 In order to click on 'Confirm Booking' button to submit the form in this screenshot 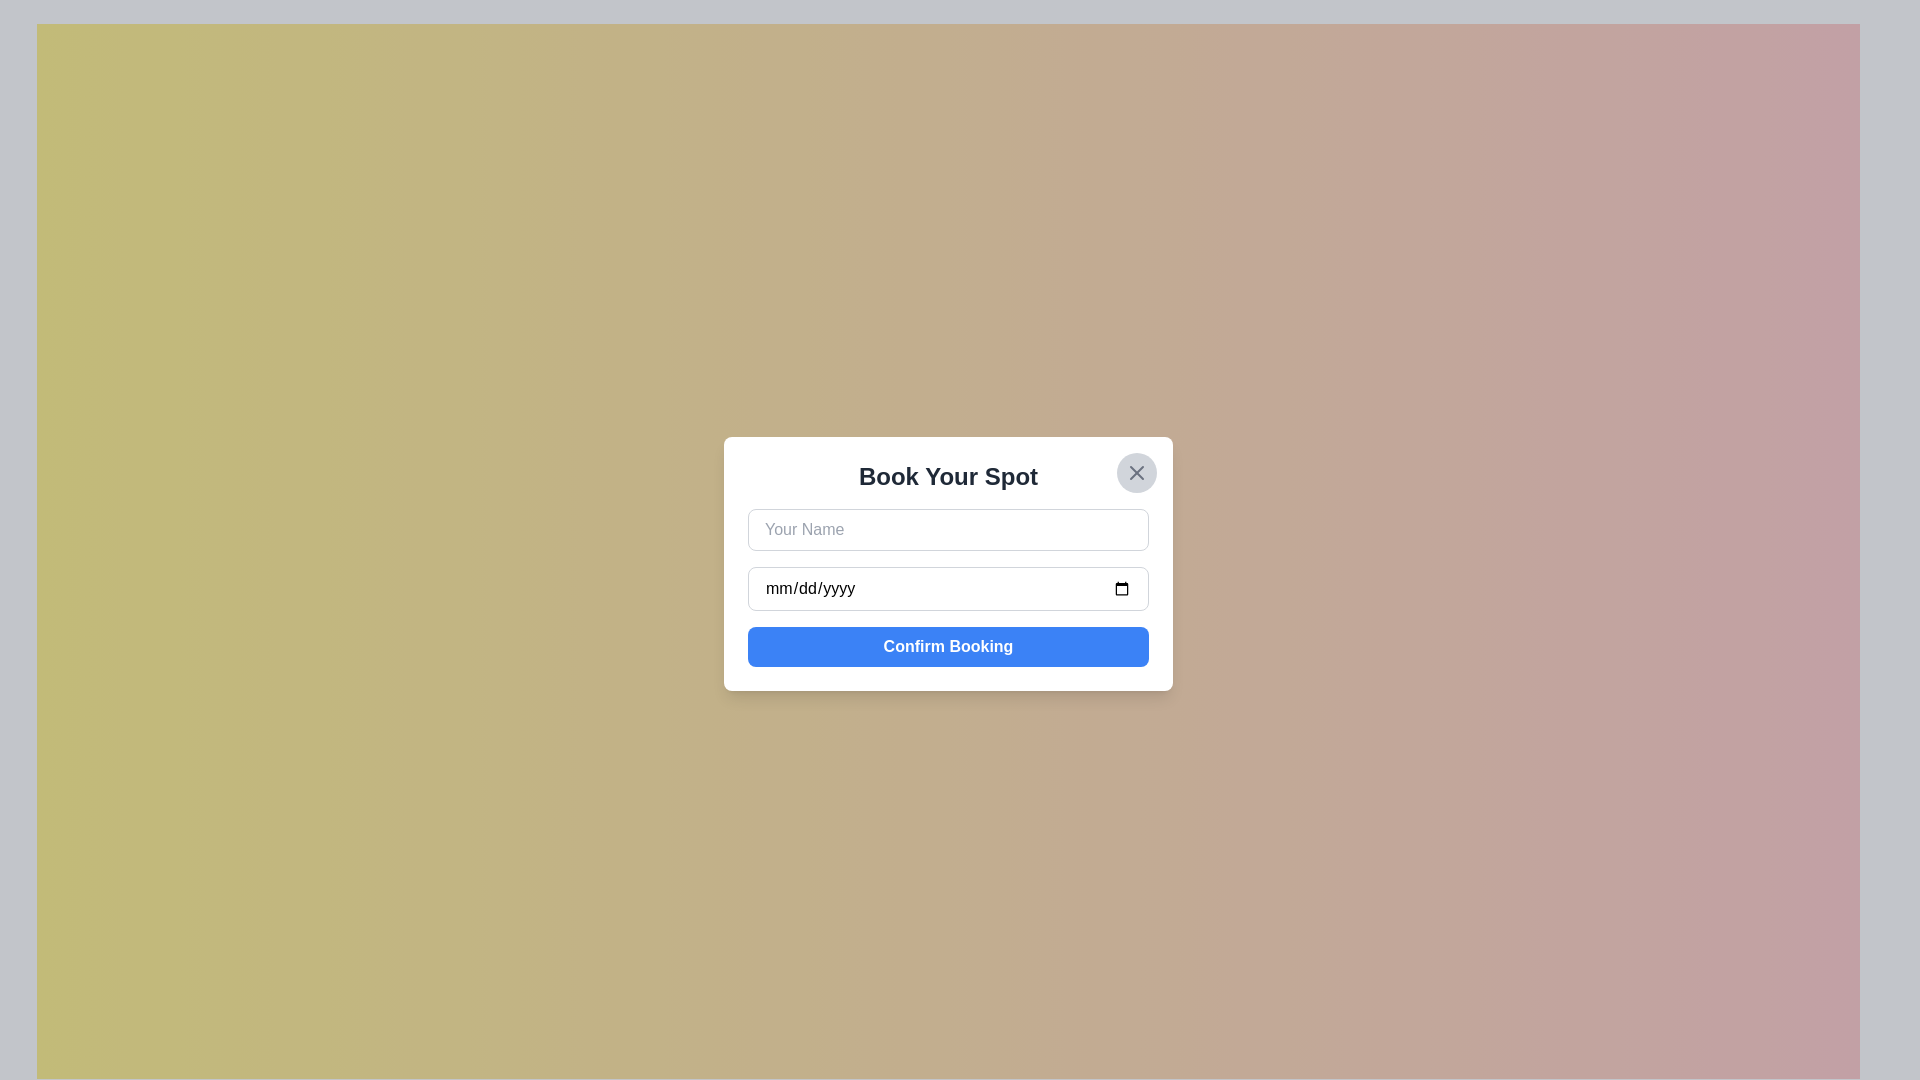, I will do `click(947, 647)`.